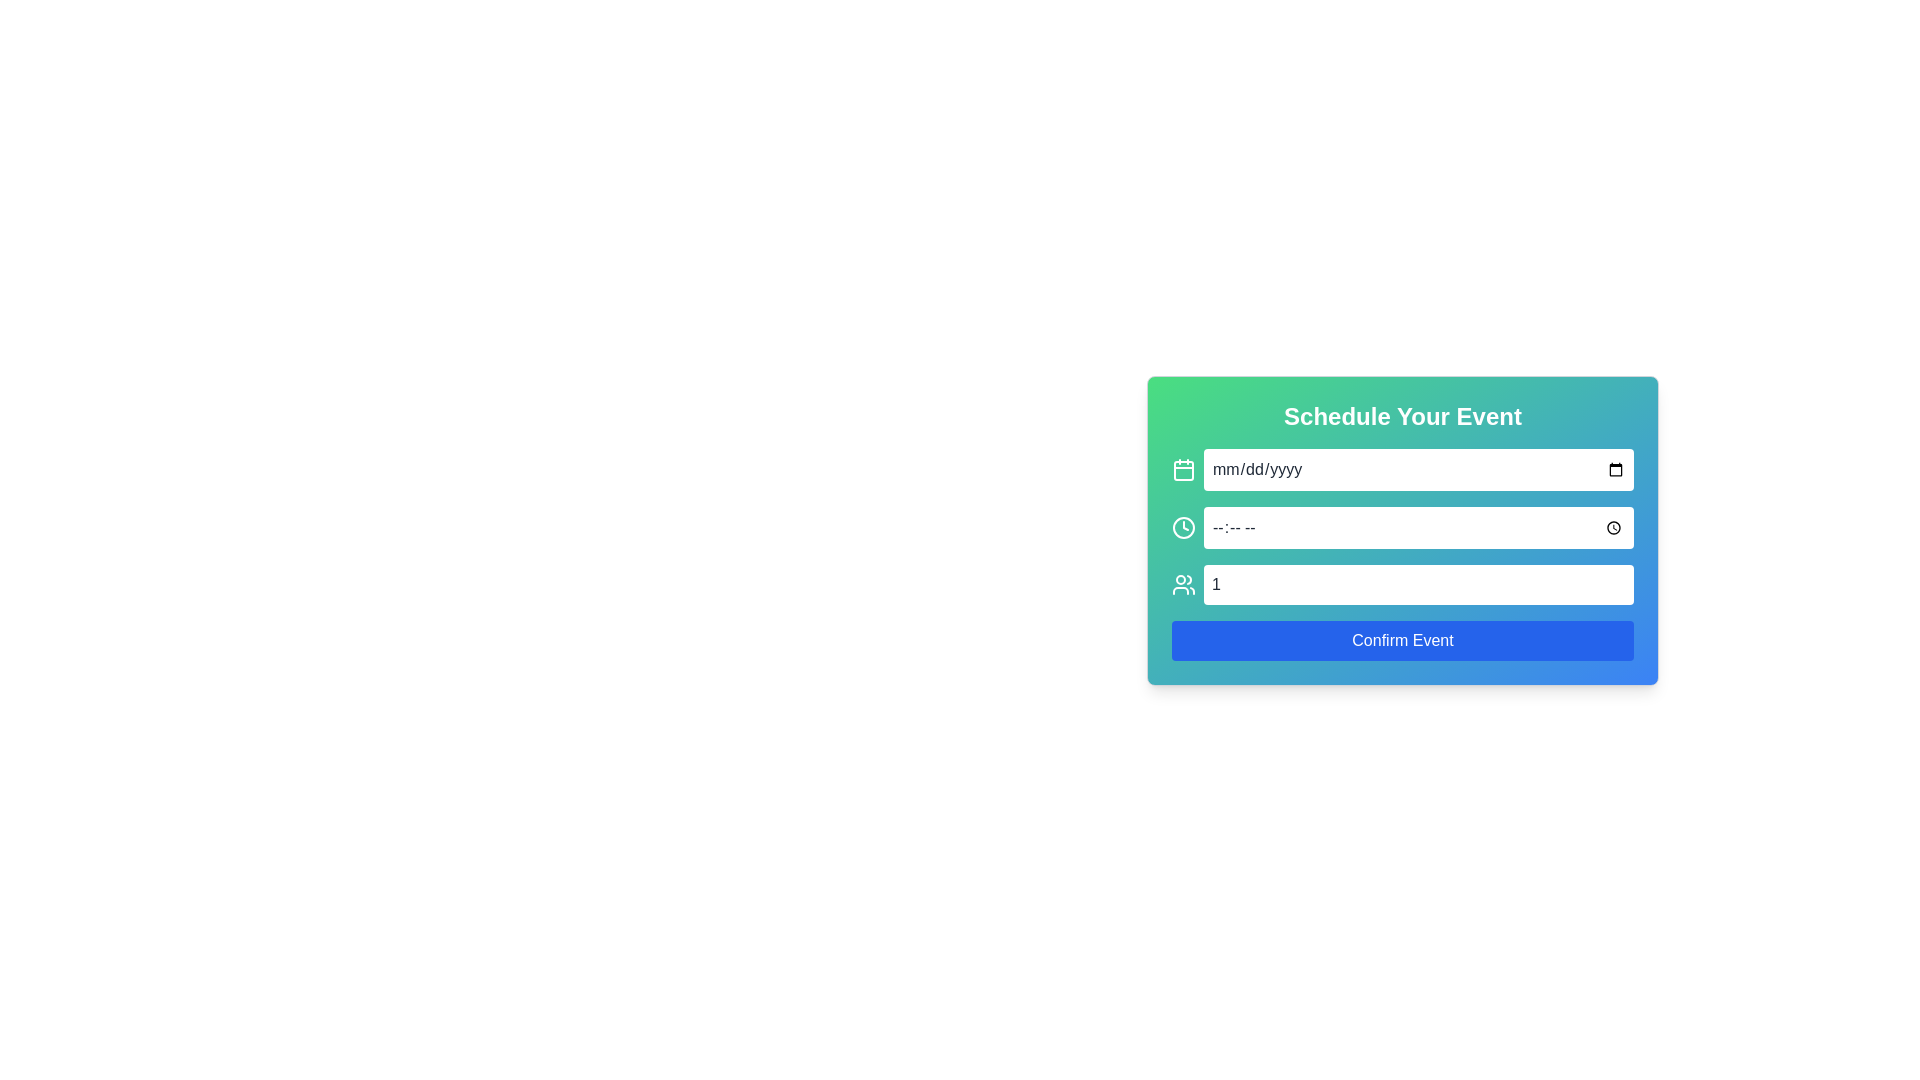 The width and height of the screenshot is (1920, 1080). Describe the element at coordinates (1401, 640) in the screenshot. I see `the 'Confirm Event' button, which is a rectangular button with a blue background and slightly rounded corners` at that location.